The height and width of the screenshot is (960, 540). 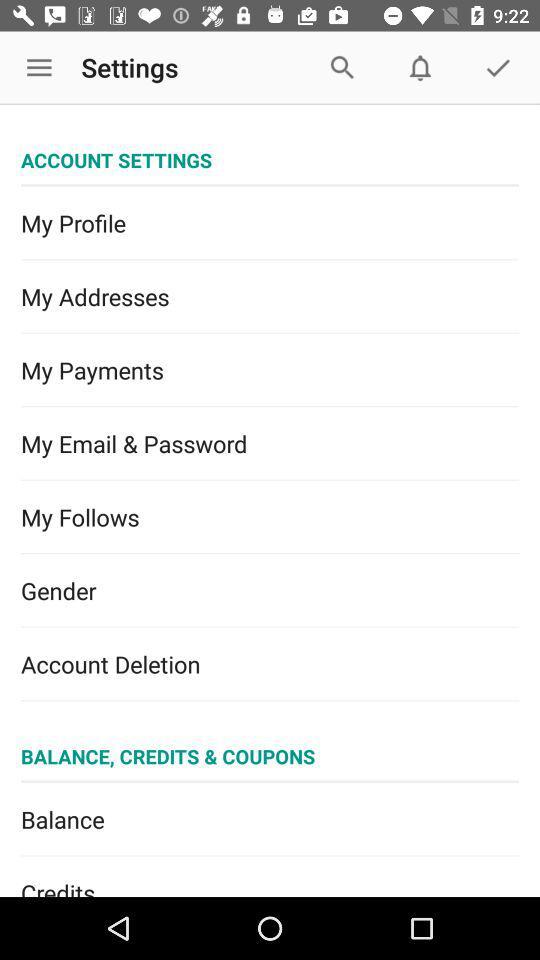 I want to click on the icon below my email & password, so click(x=270, y=516).